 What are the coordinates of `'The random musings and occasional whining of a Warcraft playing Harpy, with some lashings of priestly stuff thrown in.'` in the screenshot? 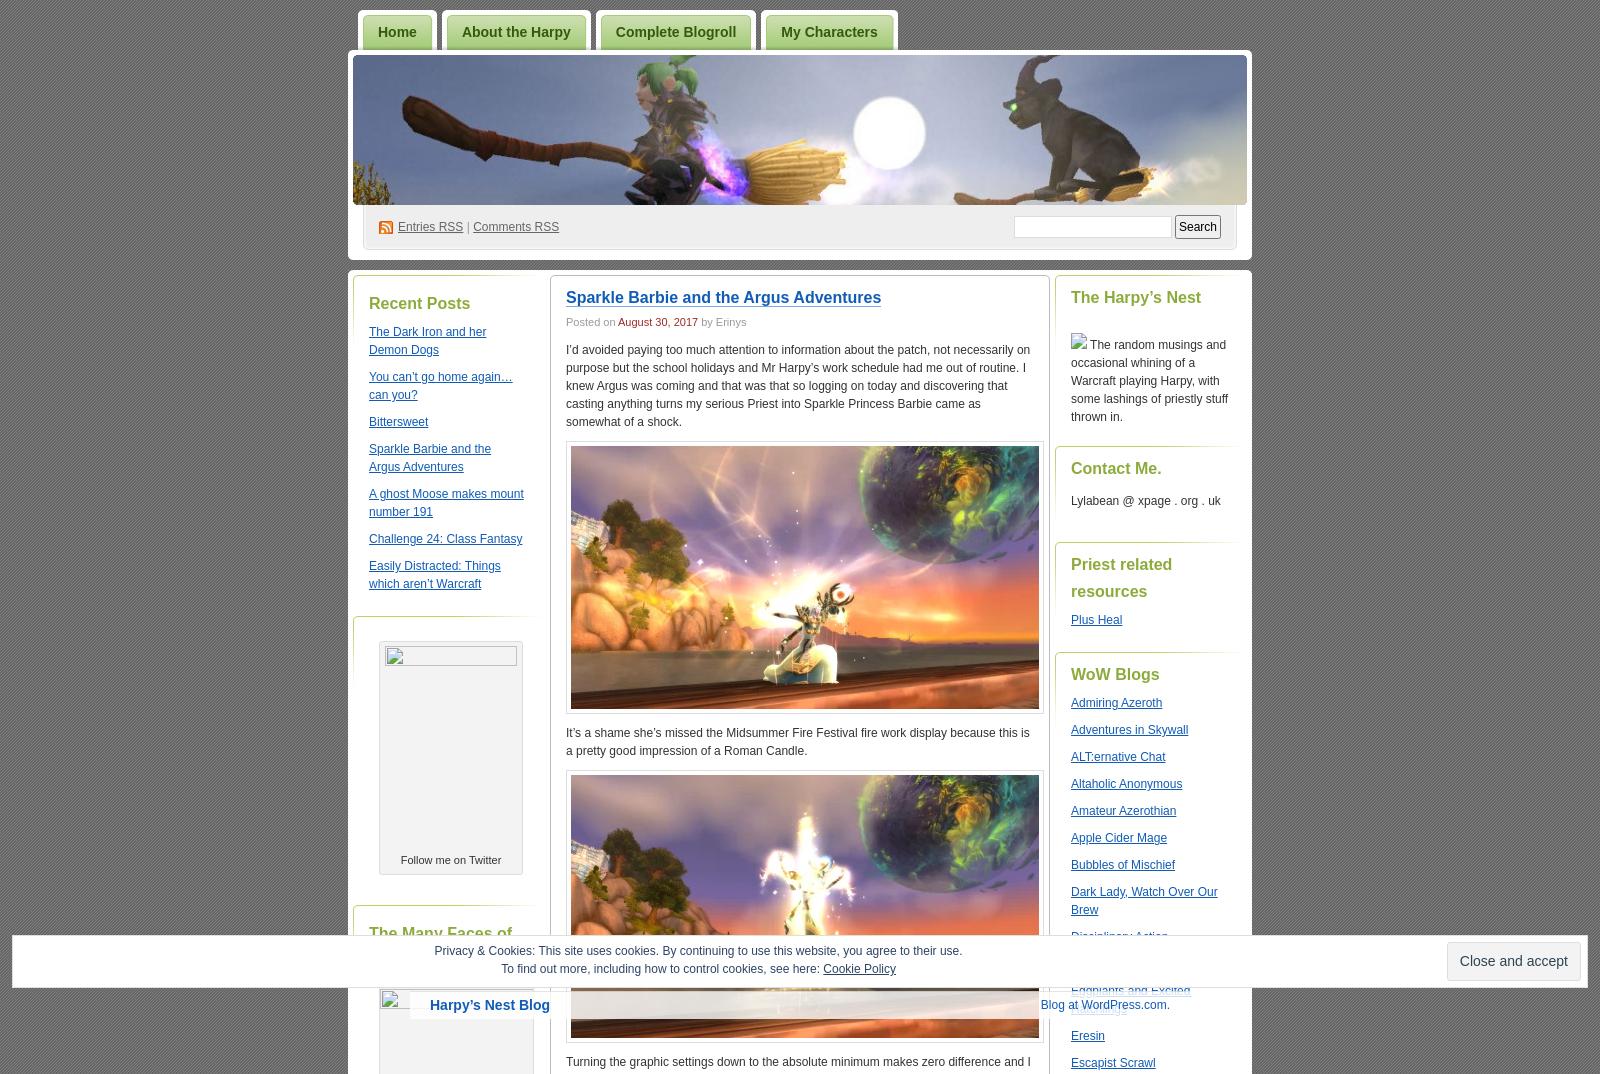 It's located at (1149, 380).